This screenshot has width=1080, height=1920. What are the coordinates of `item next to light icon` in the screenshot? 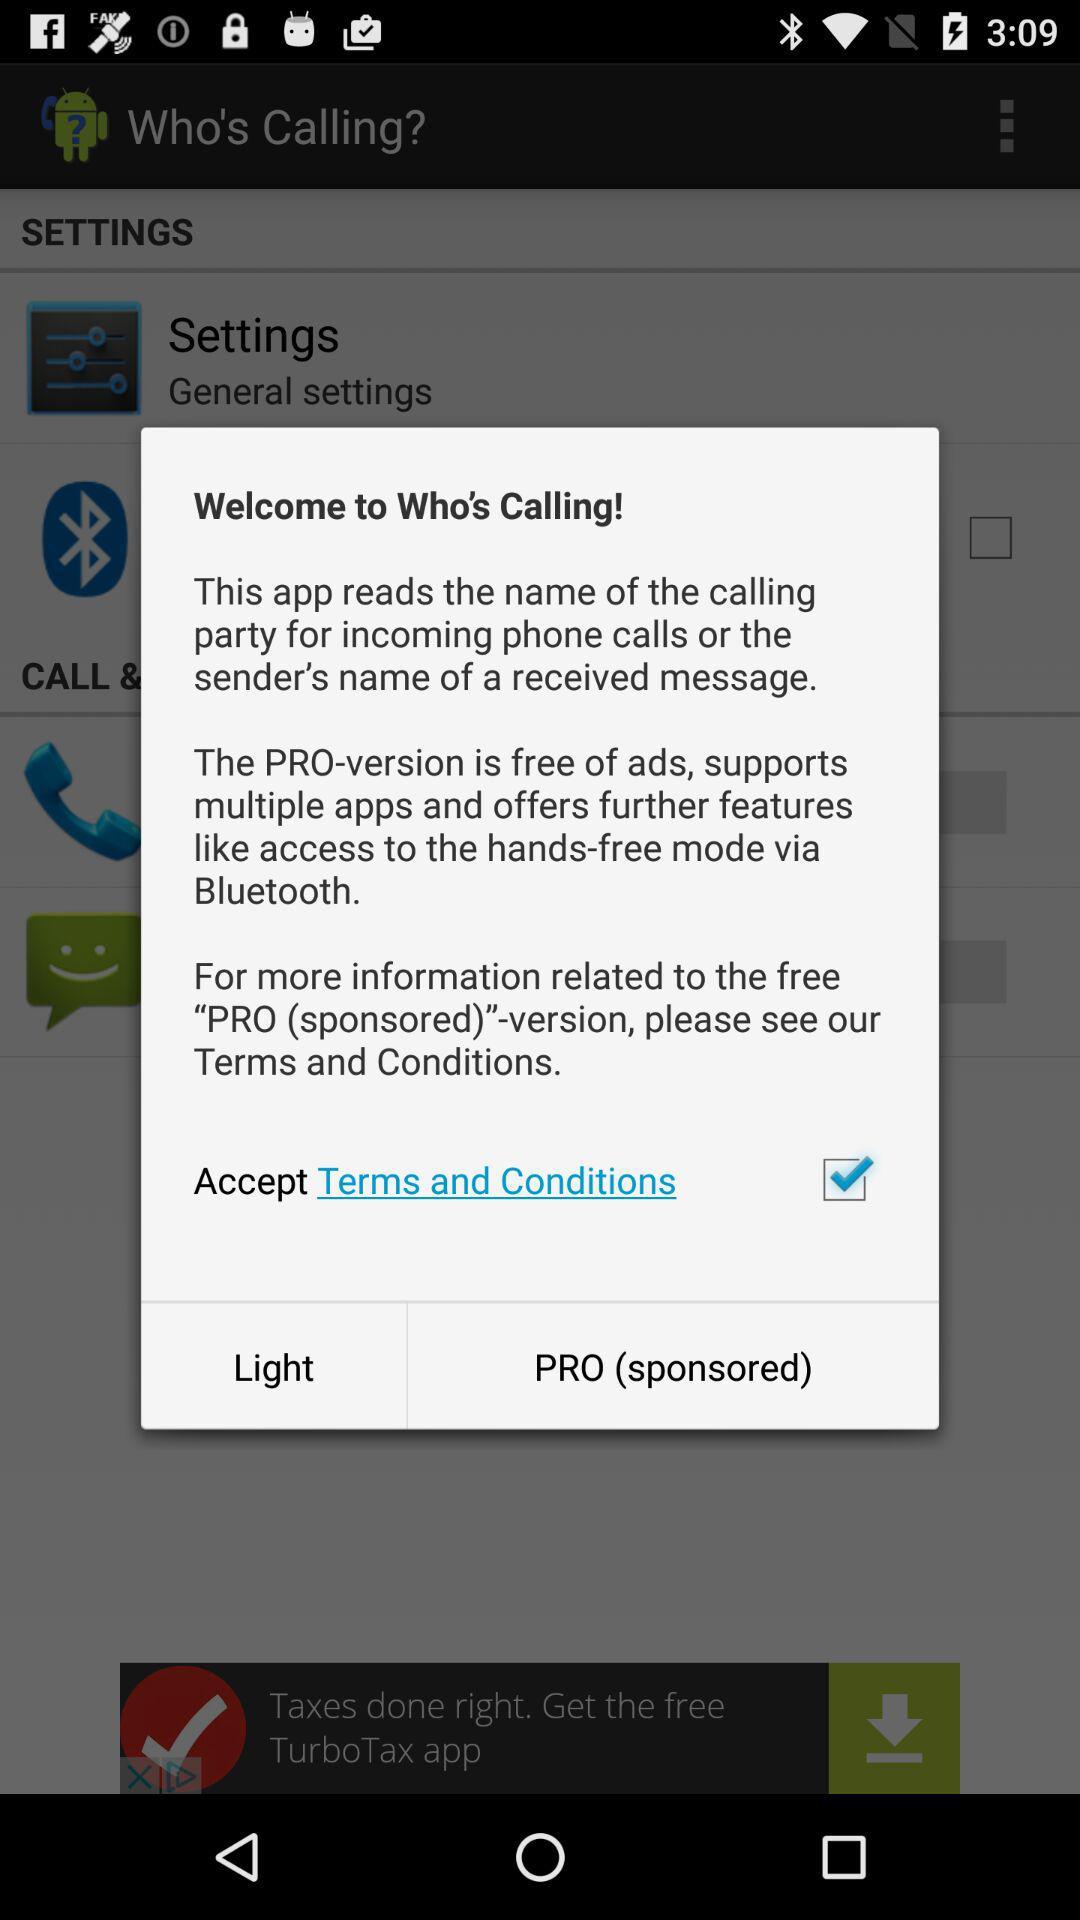 It's located at (673, 1365).